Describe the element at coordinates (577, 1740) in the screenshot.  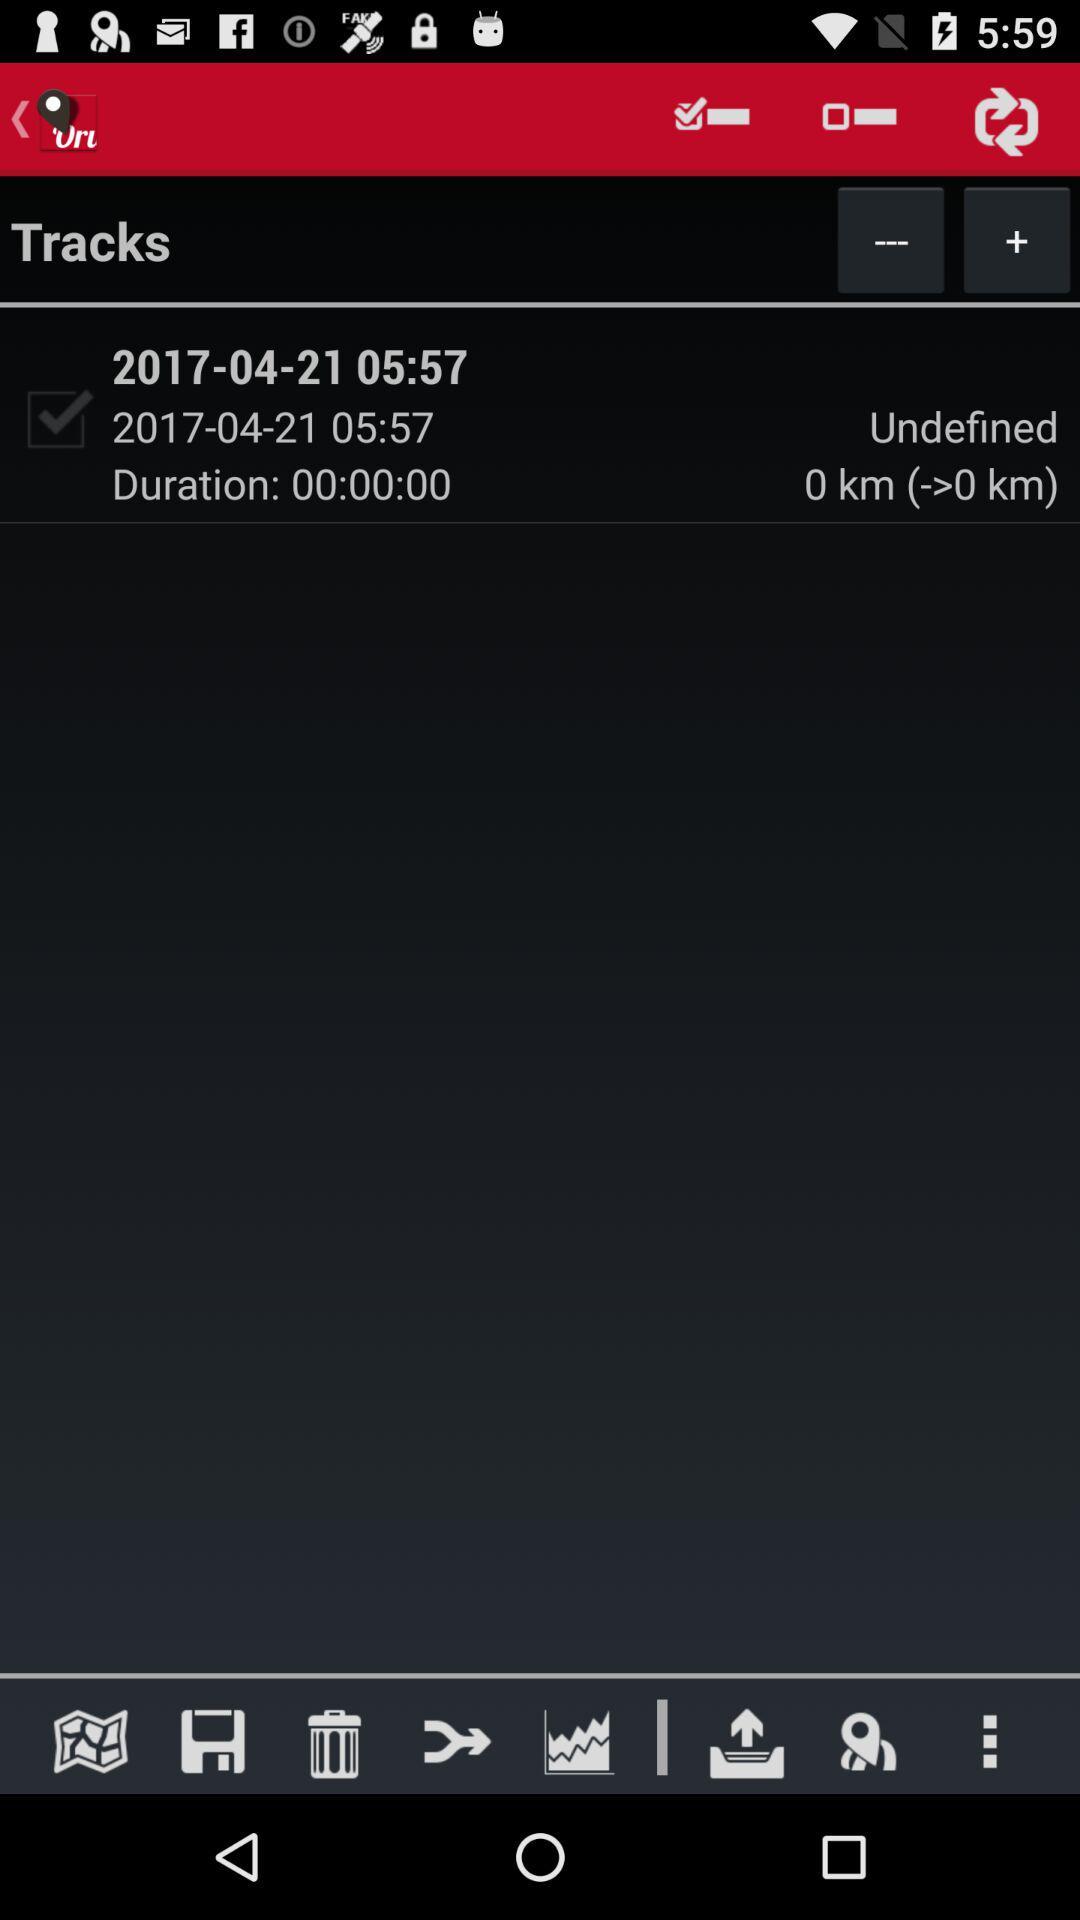
I see `look at graph` at that location.